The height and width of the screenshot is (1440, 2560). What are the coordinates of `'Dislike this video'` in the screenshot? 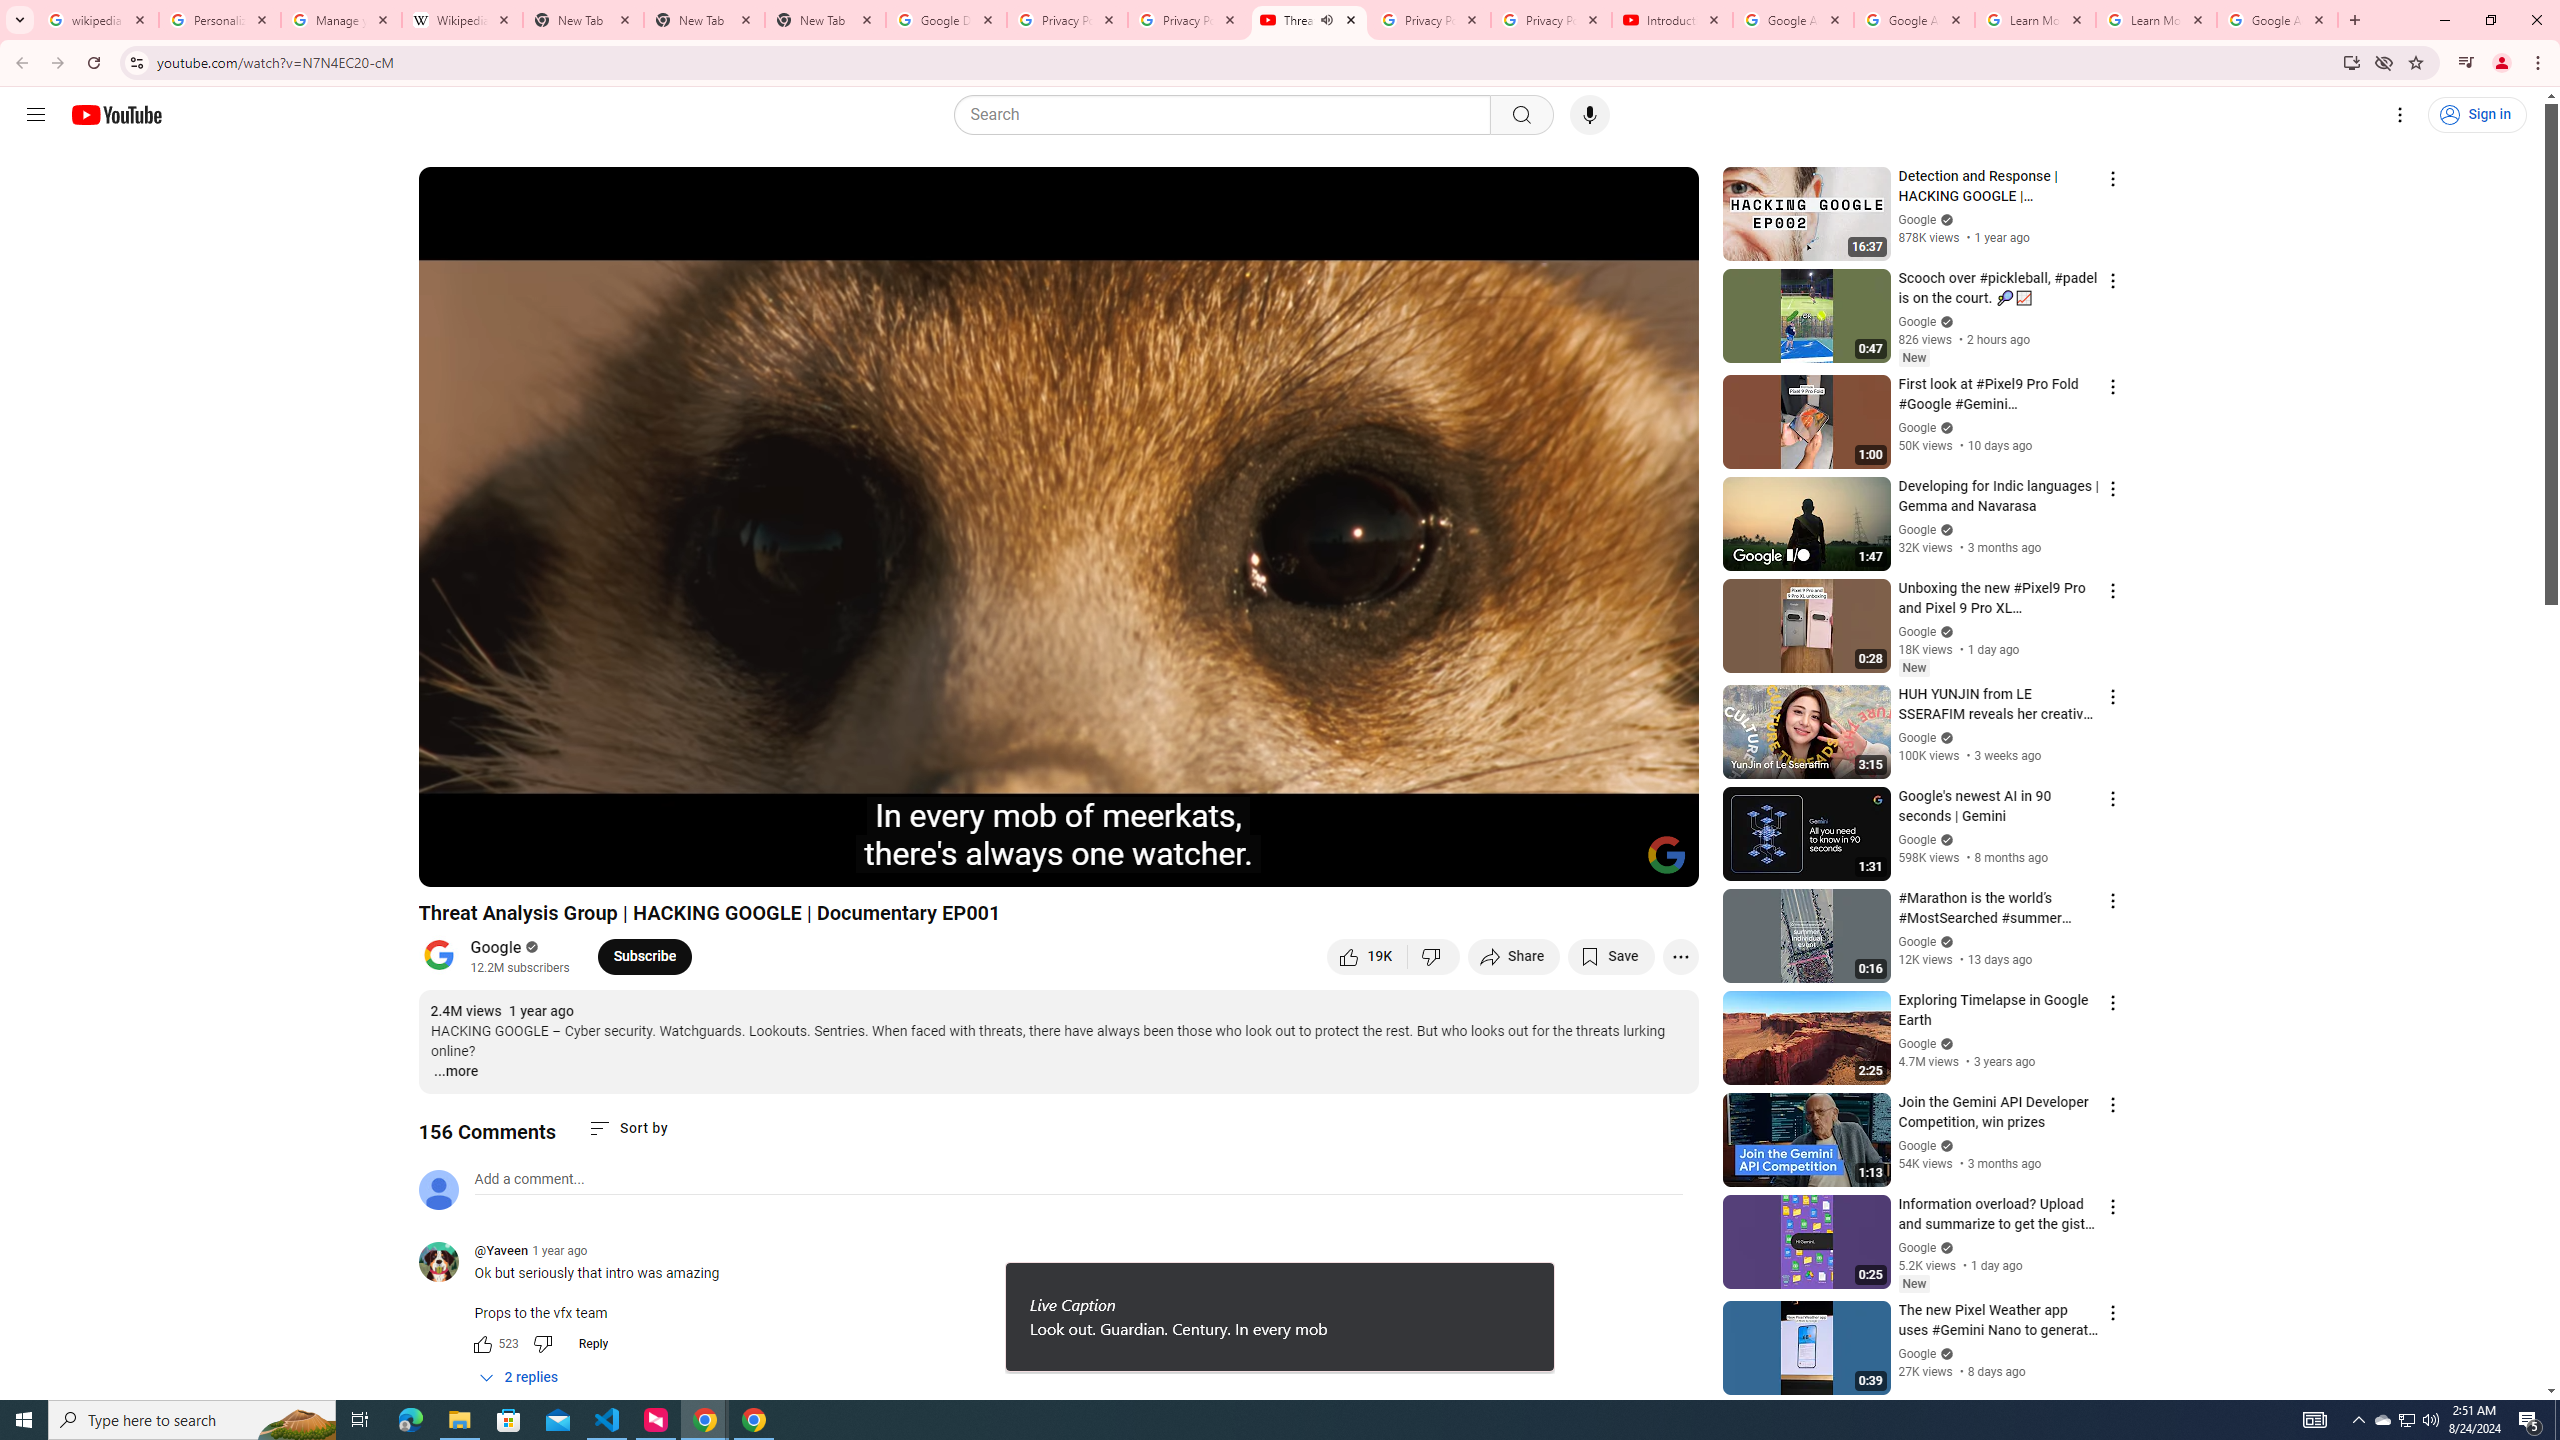 It's located at (1434, 955).